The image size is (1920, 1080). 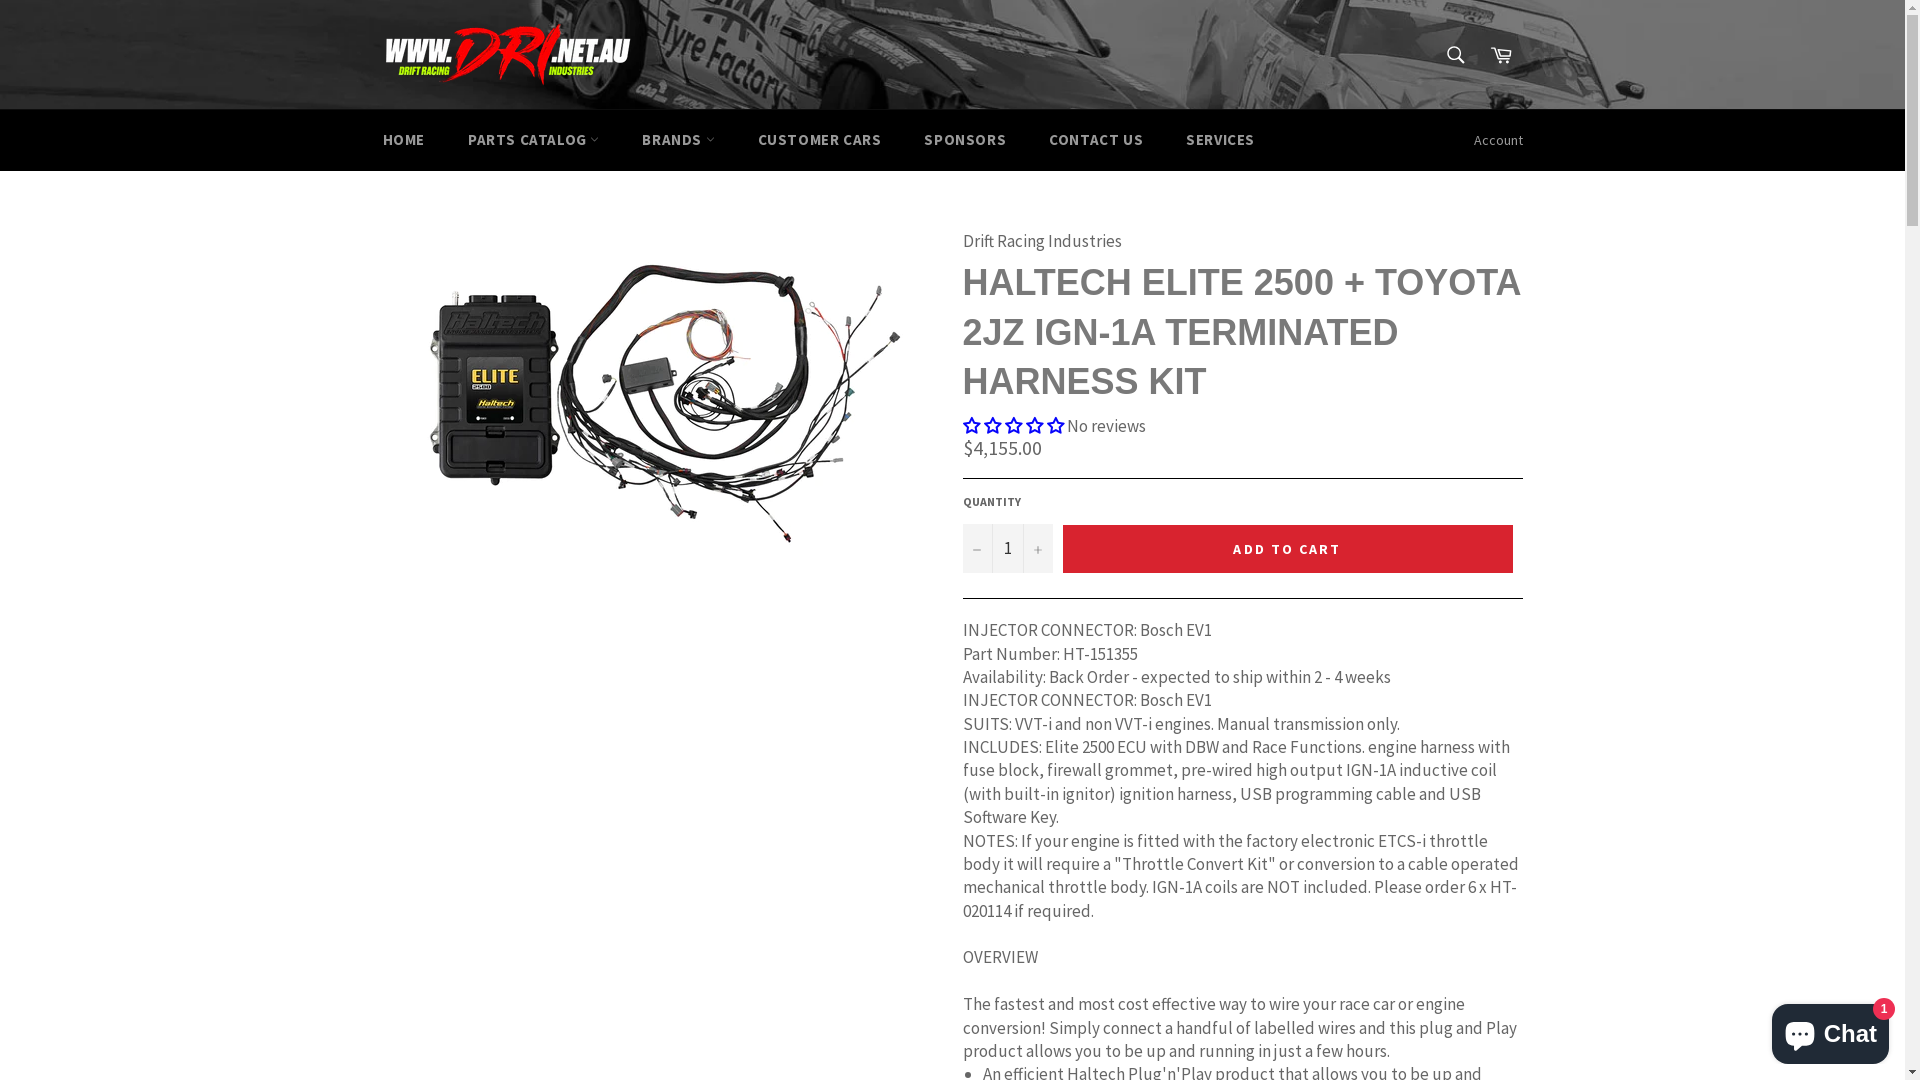 What do you see at coordinates (533, 139) in the screenshot?
I see `'PARTS CATALOG'` at bounding box center [533, 139].